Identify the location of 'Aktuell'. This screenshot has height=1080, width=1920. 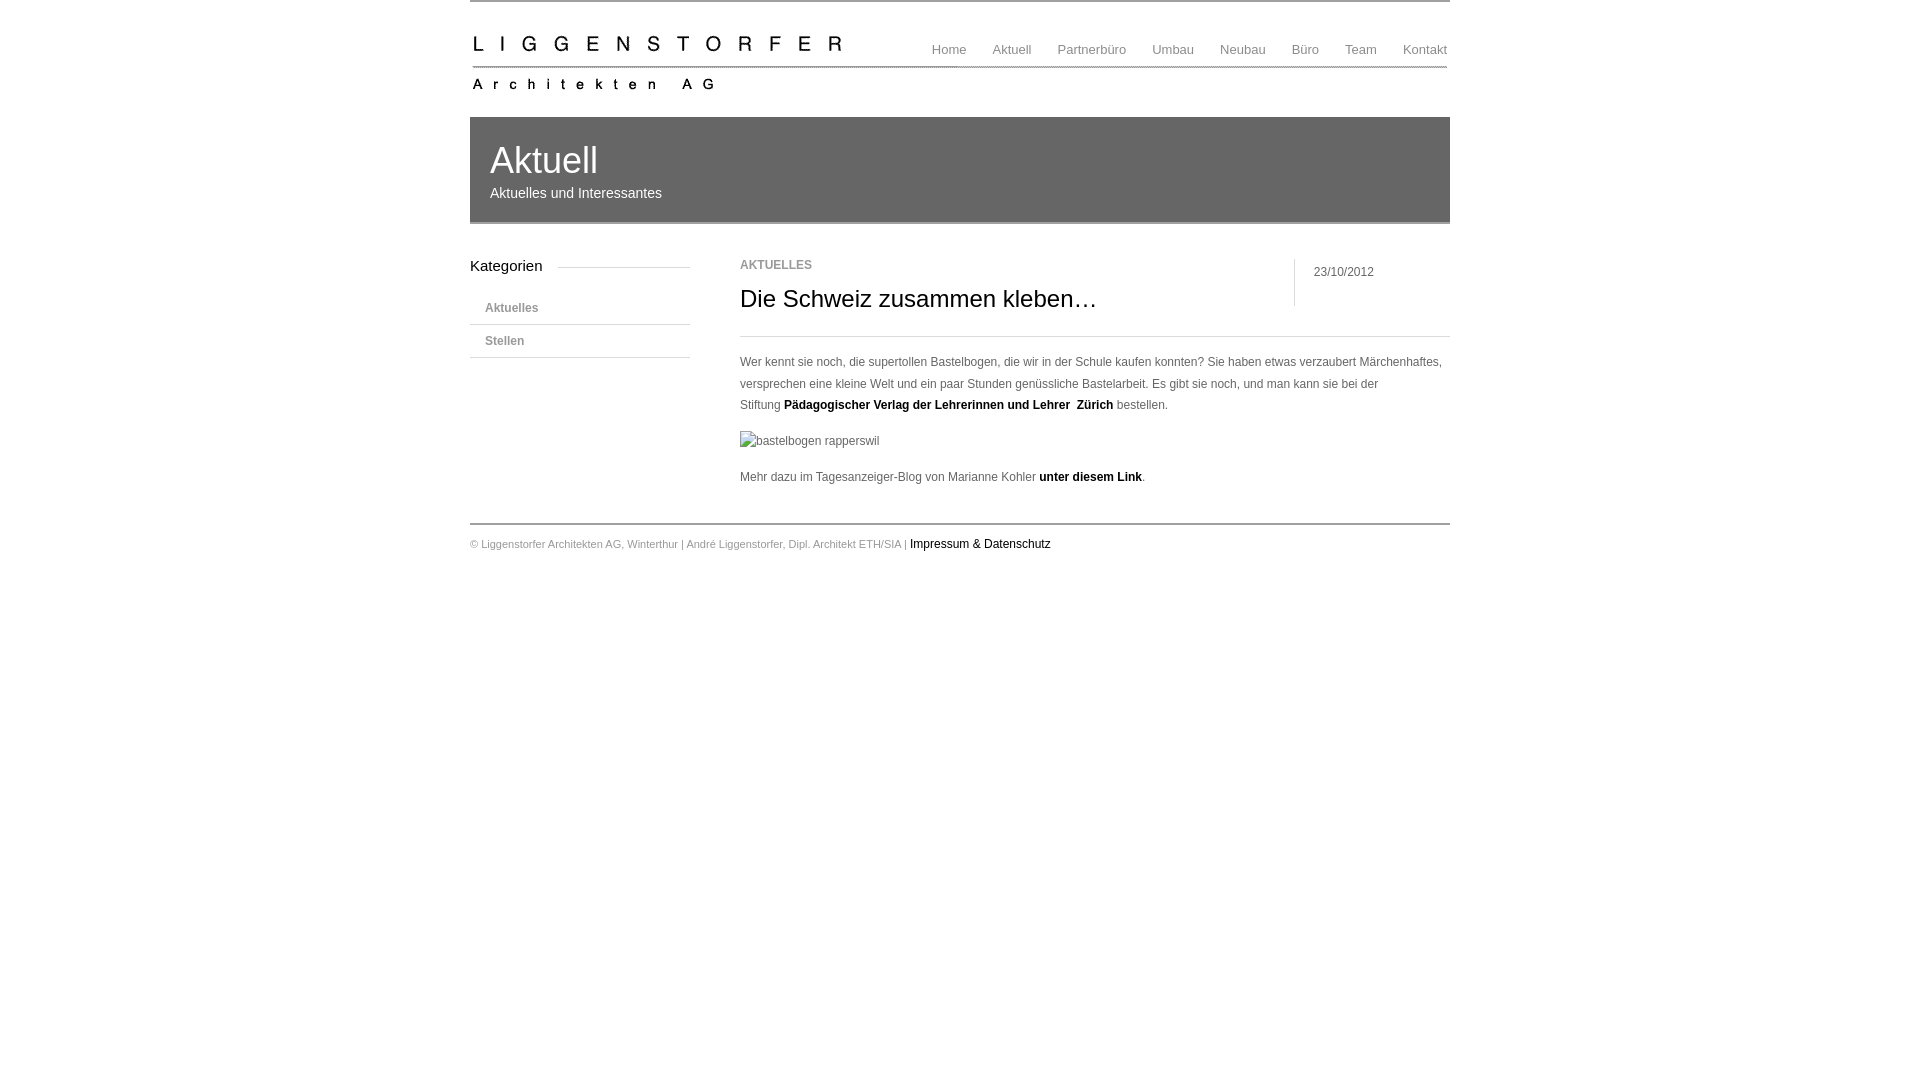
(1011, 33).